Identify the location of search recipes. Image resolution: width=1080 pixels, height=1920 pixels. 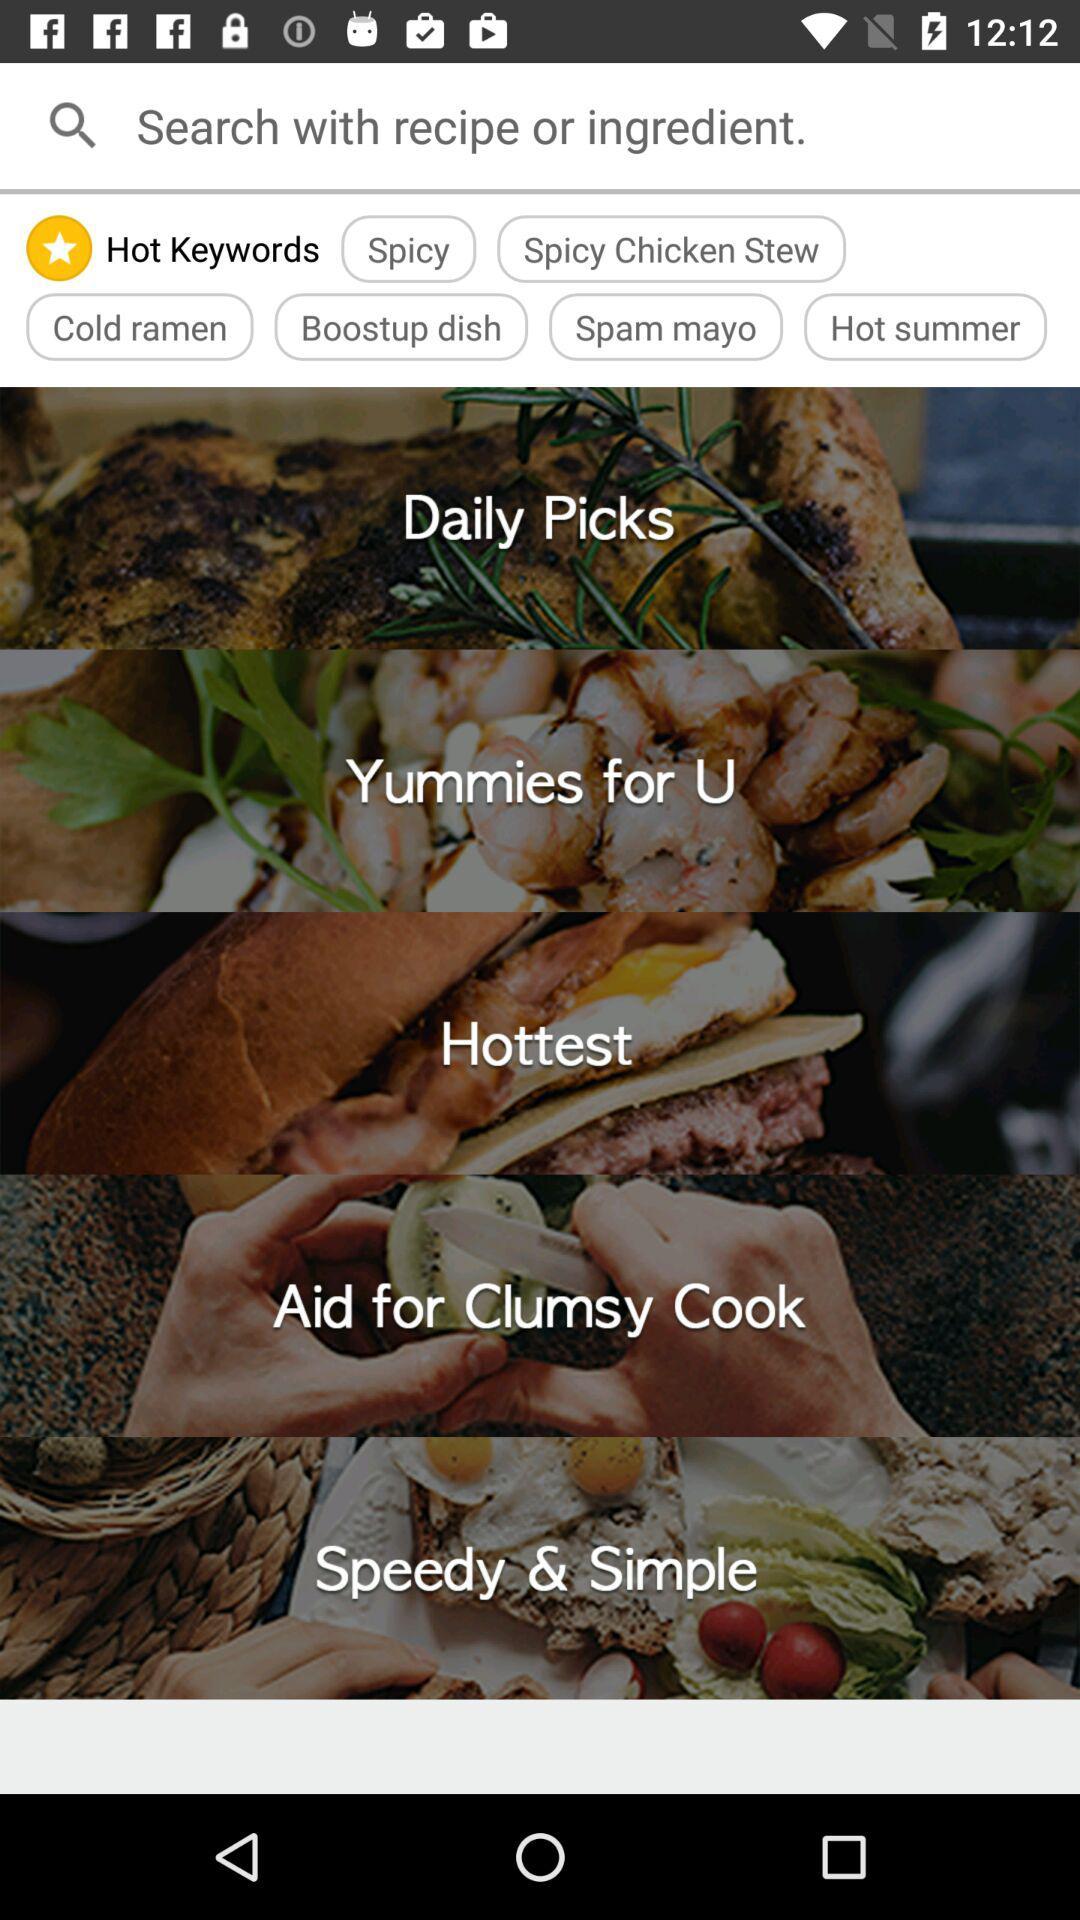
(600, 124).